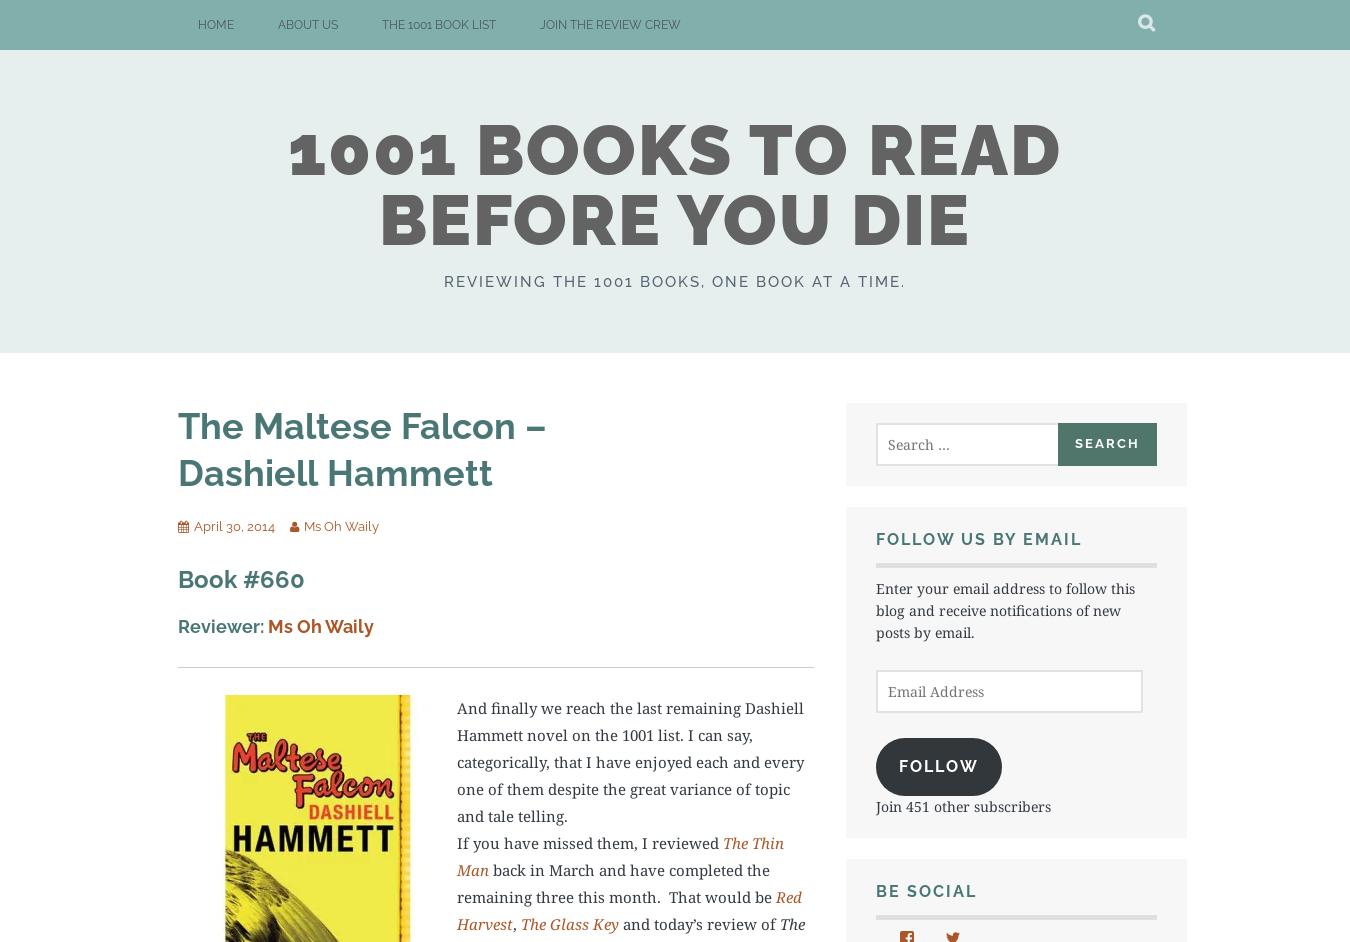 This screenshot has height=942, width=1350. Describe the element at coordinates (306, 24) in the screenshot. I see `'About Us'` at that location.